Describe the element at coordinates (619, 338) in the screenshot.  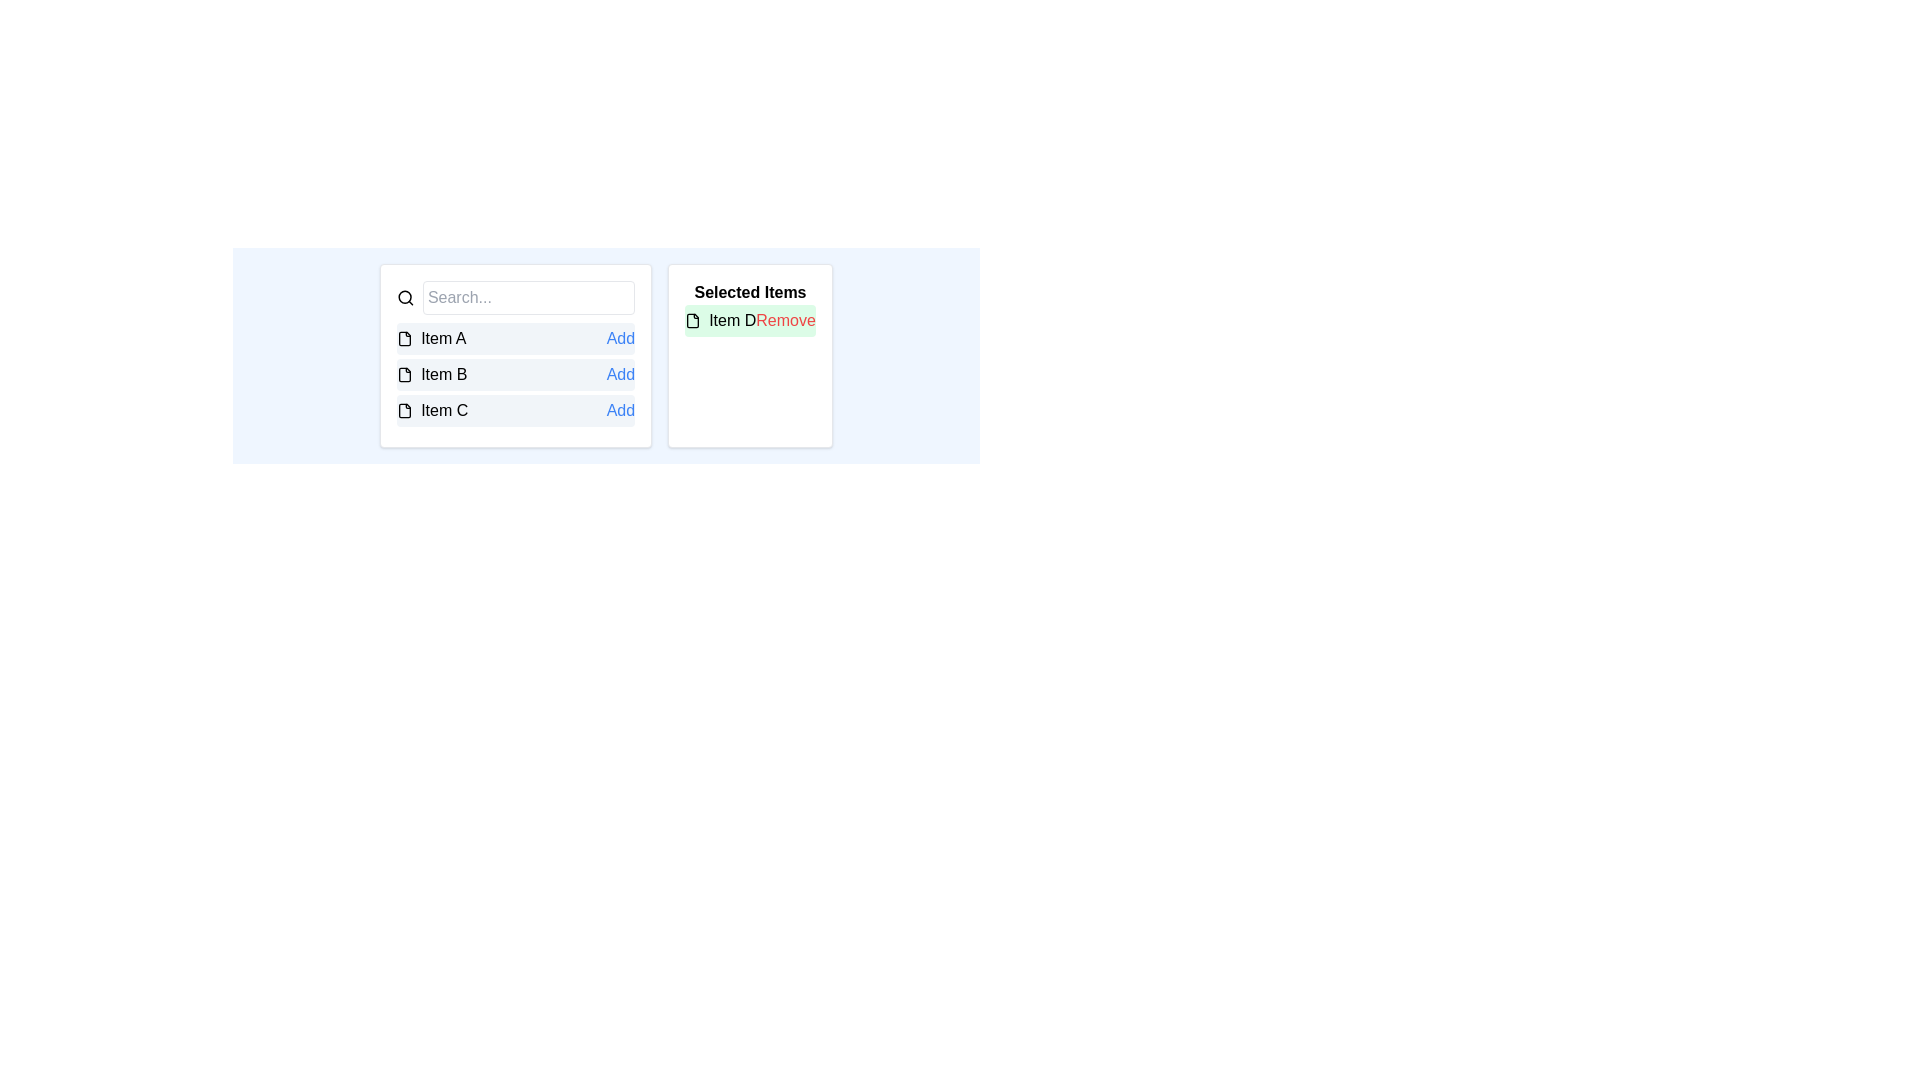
I see `the 'Add' button located to the right of the text 'Item A' in the first row of a vertical list` at that location.